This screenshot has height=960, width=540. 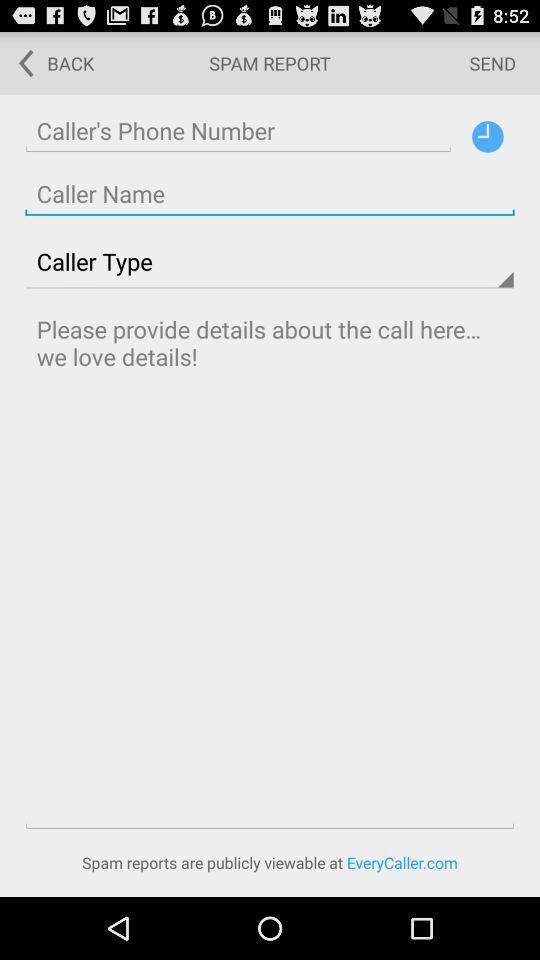 What do you see at coordinates (270, 568) in the screenshot?
I see `write option` at bounding box center [270, 568].